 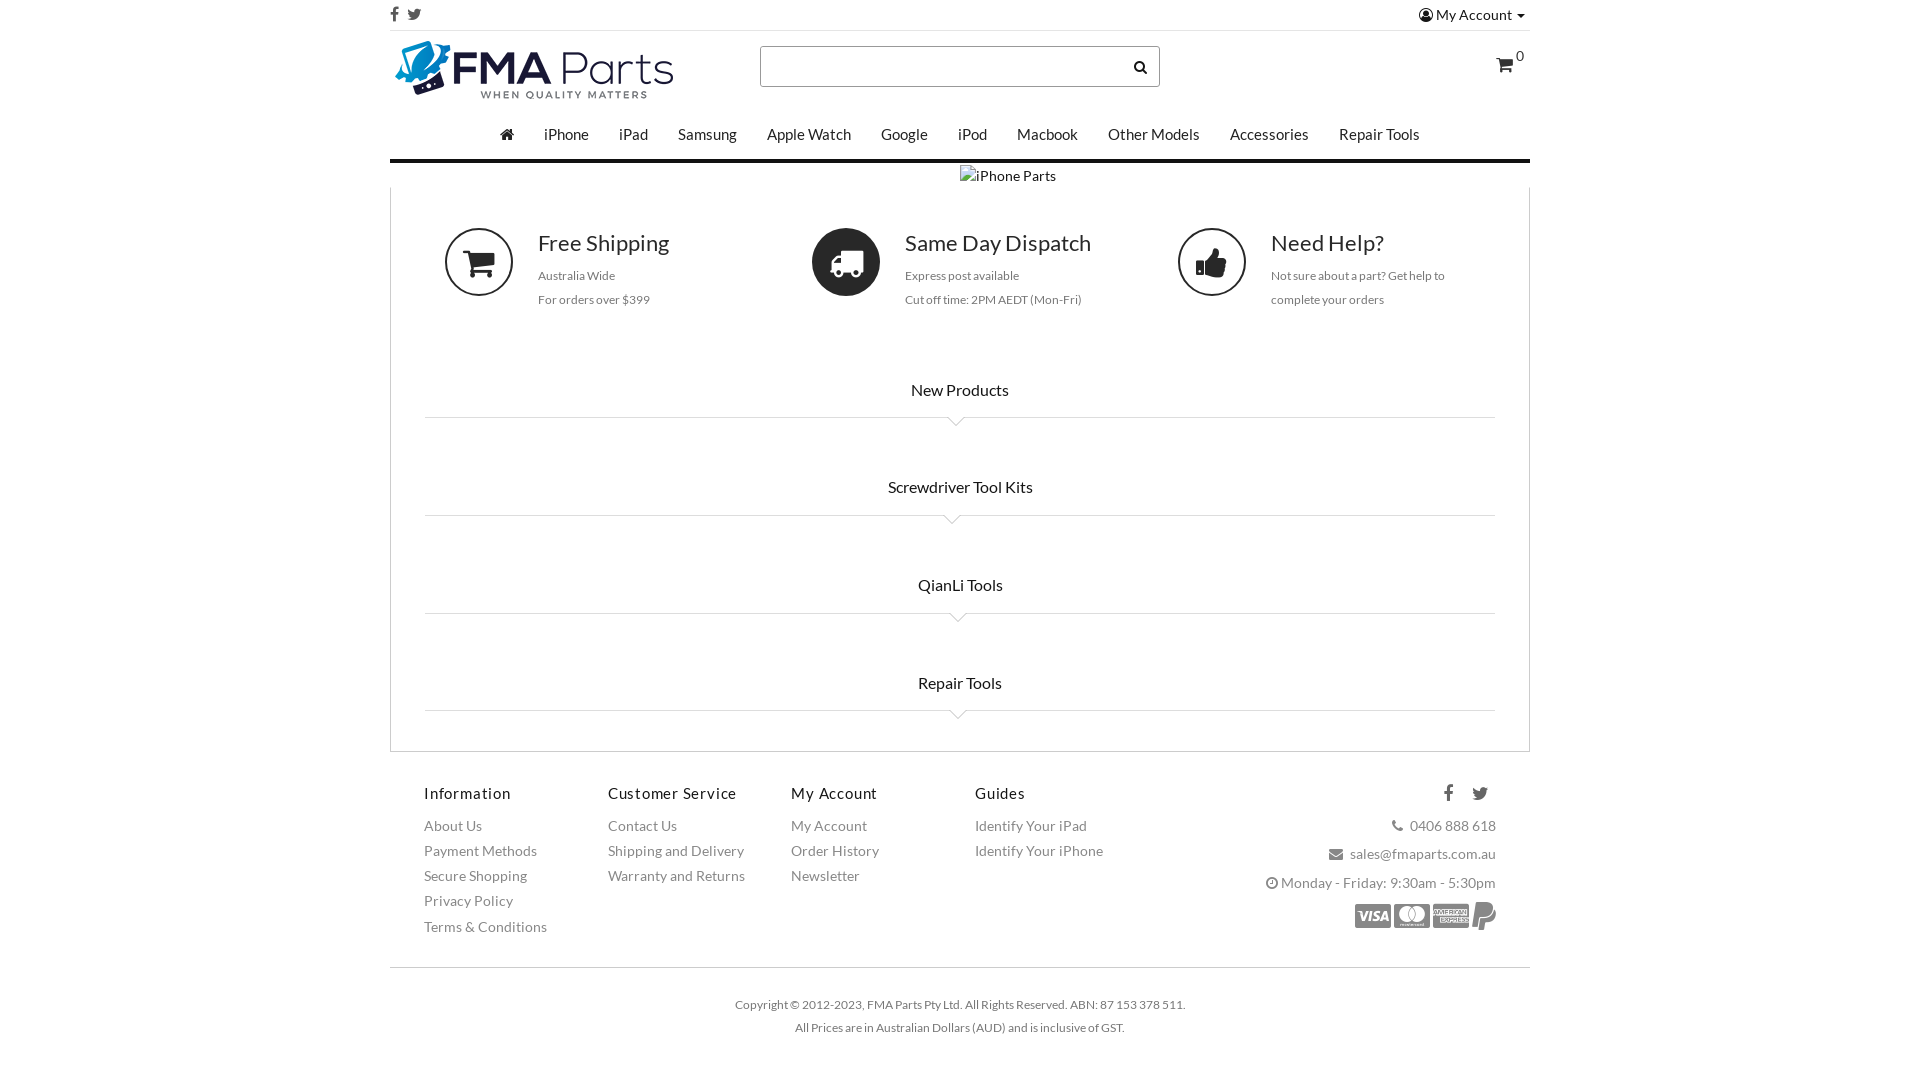 I want to click on 'Shipping and Delivery', so click(x=676, y=850).